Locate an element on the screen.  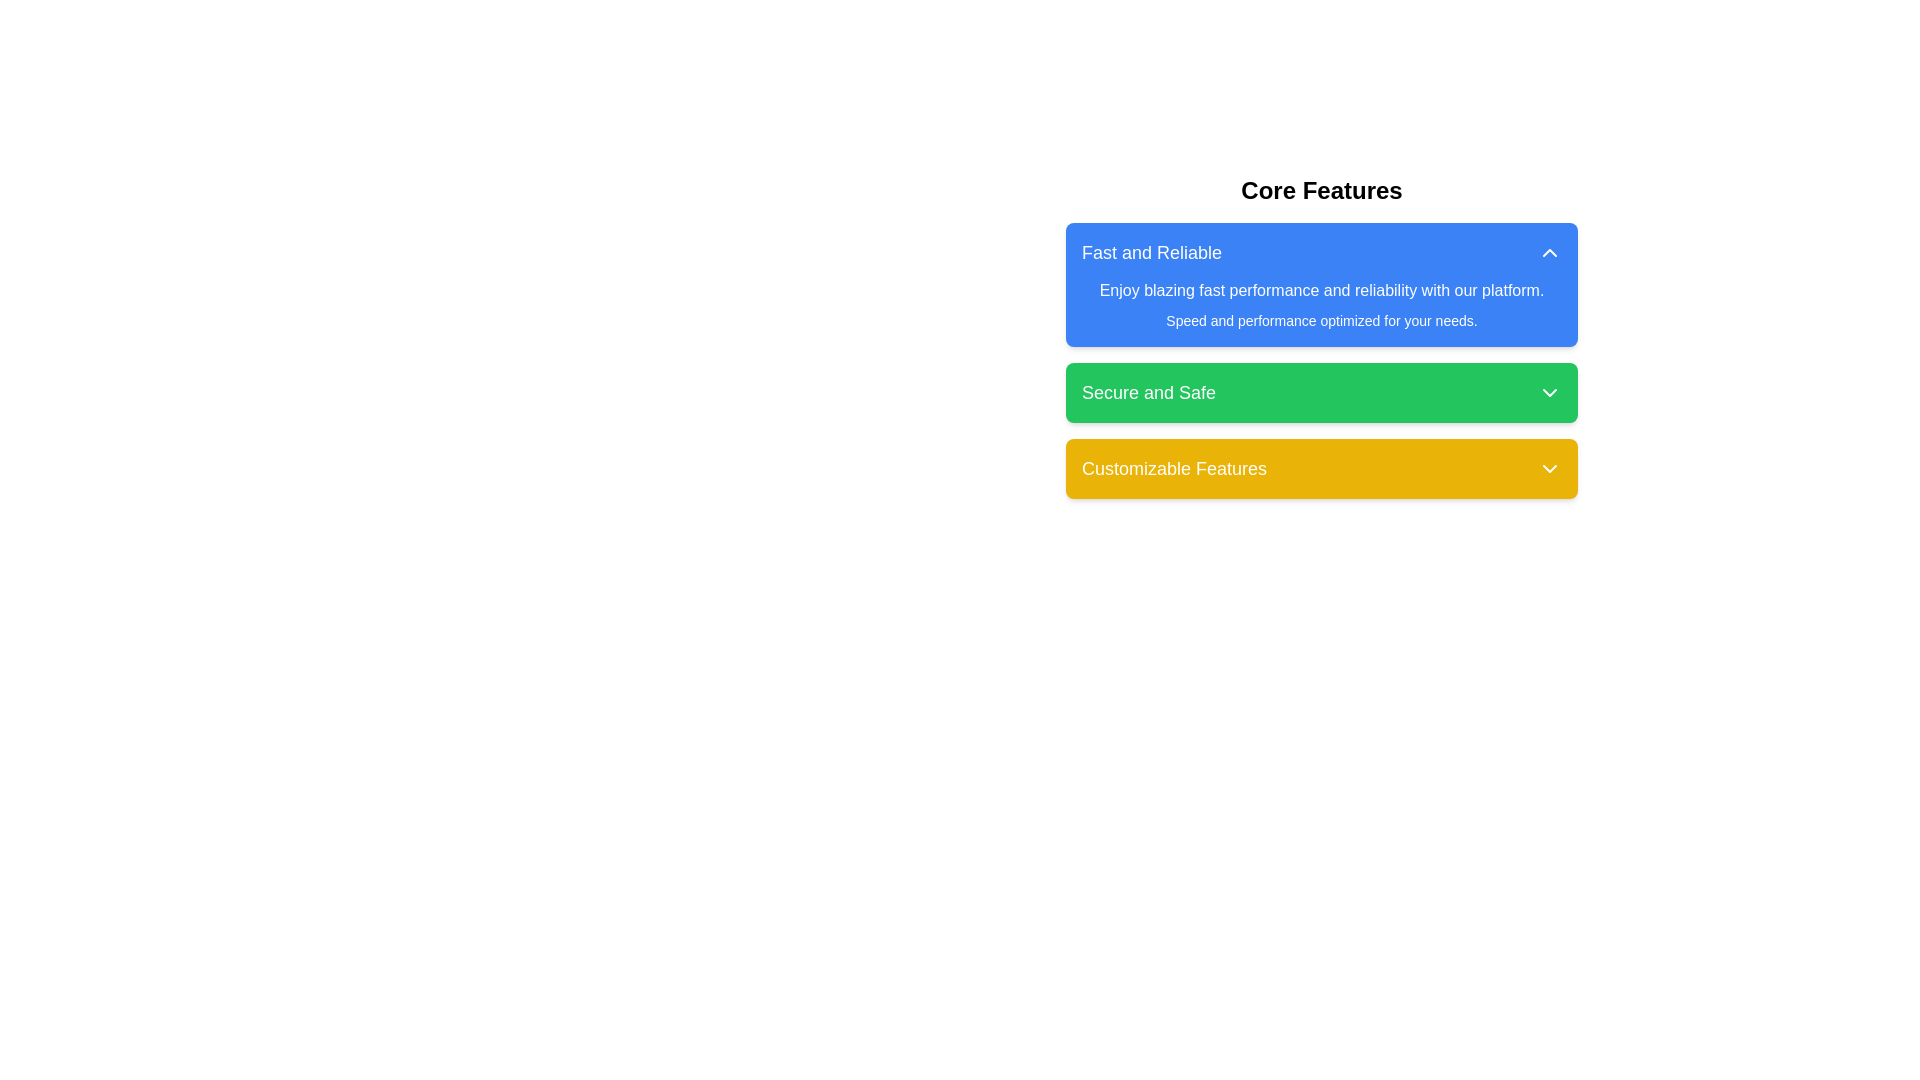
the downward-pointing chevron icon located at the right end of the 'Fast and Reliable' header is located at coordinates (1549, 252).